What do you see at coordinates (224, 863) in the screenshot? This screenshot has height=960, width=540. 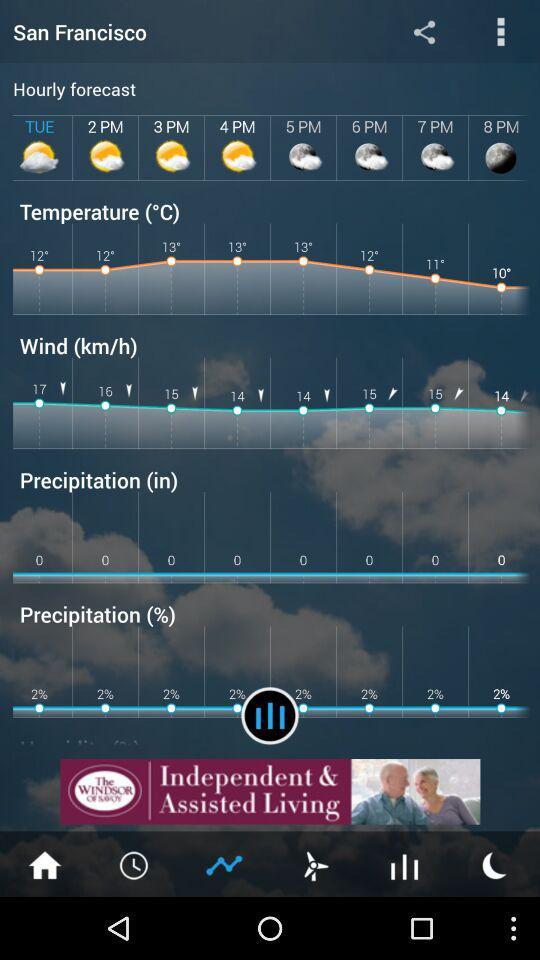 I see `climate` at bounding box center [224, 863].